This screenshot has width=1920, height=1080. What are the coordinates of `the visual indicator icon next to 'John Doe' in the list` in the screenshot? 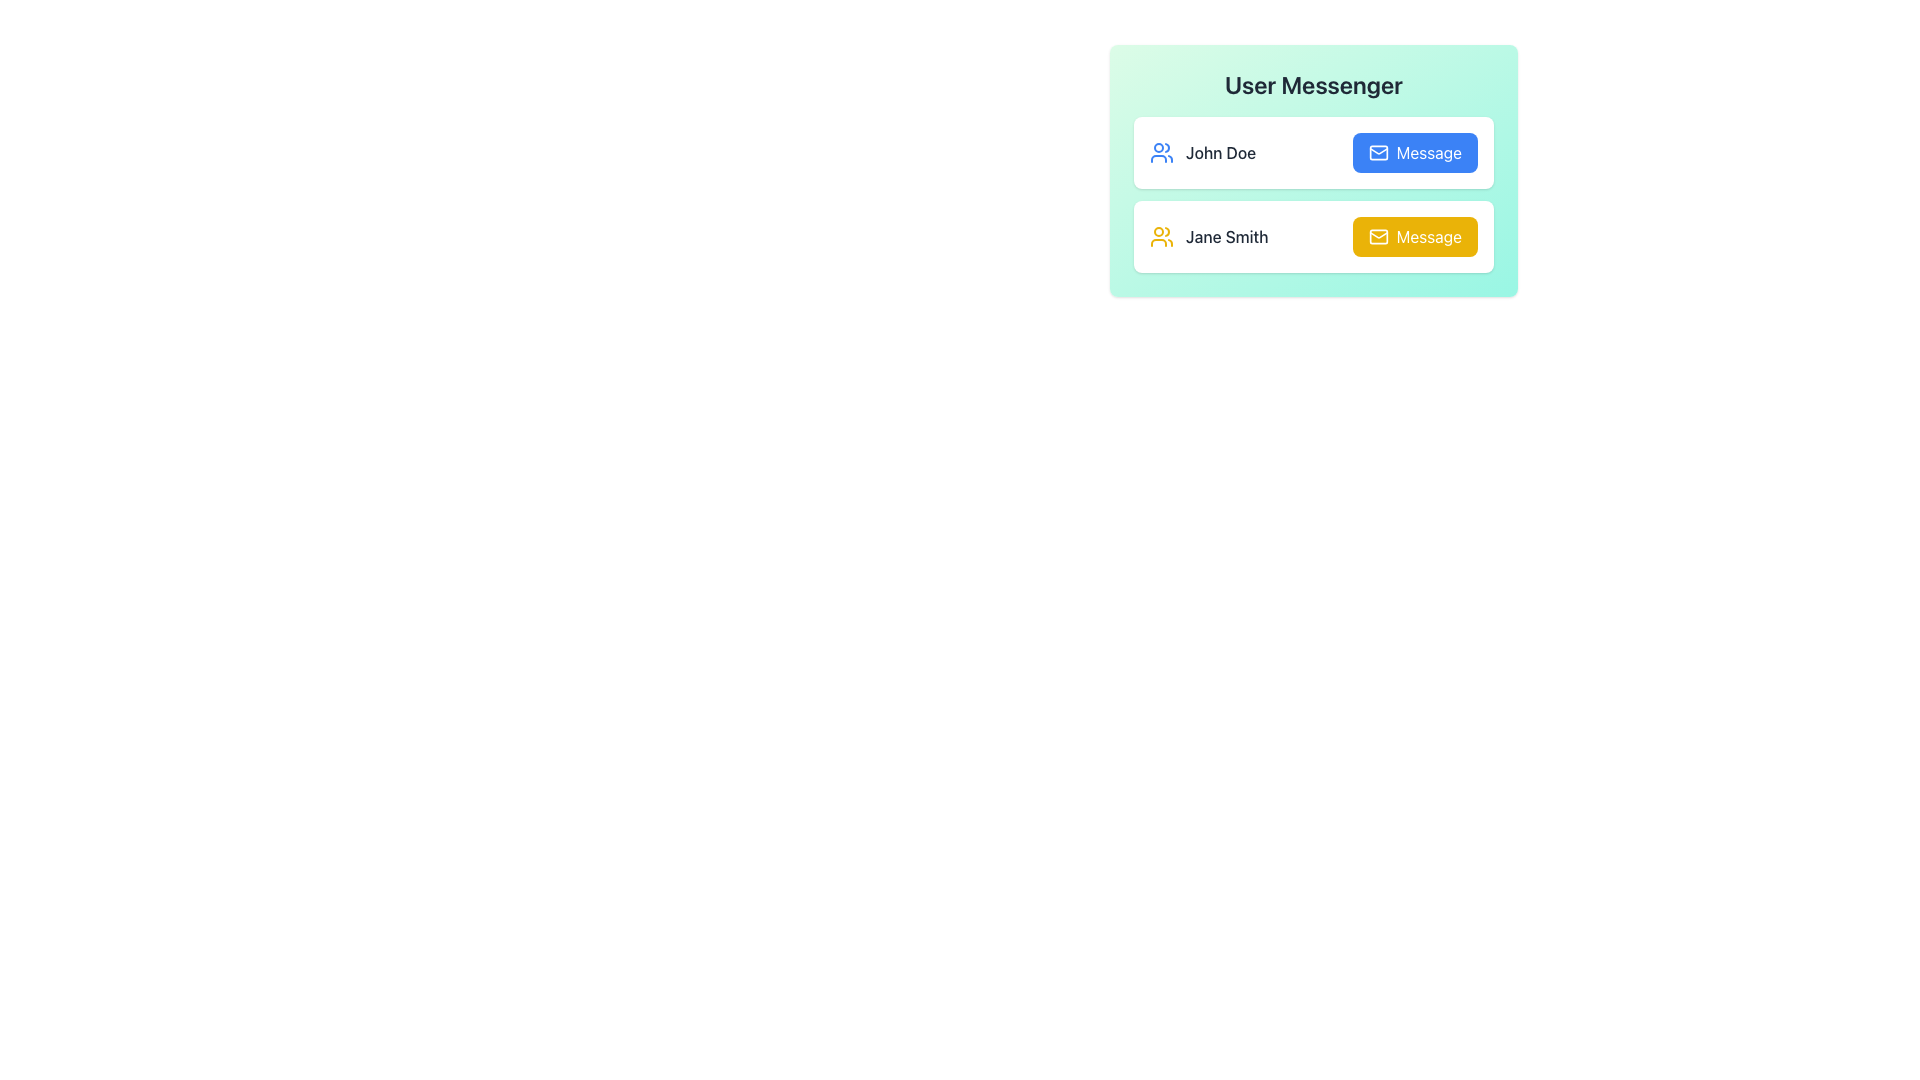 It's located at (1161, 152).